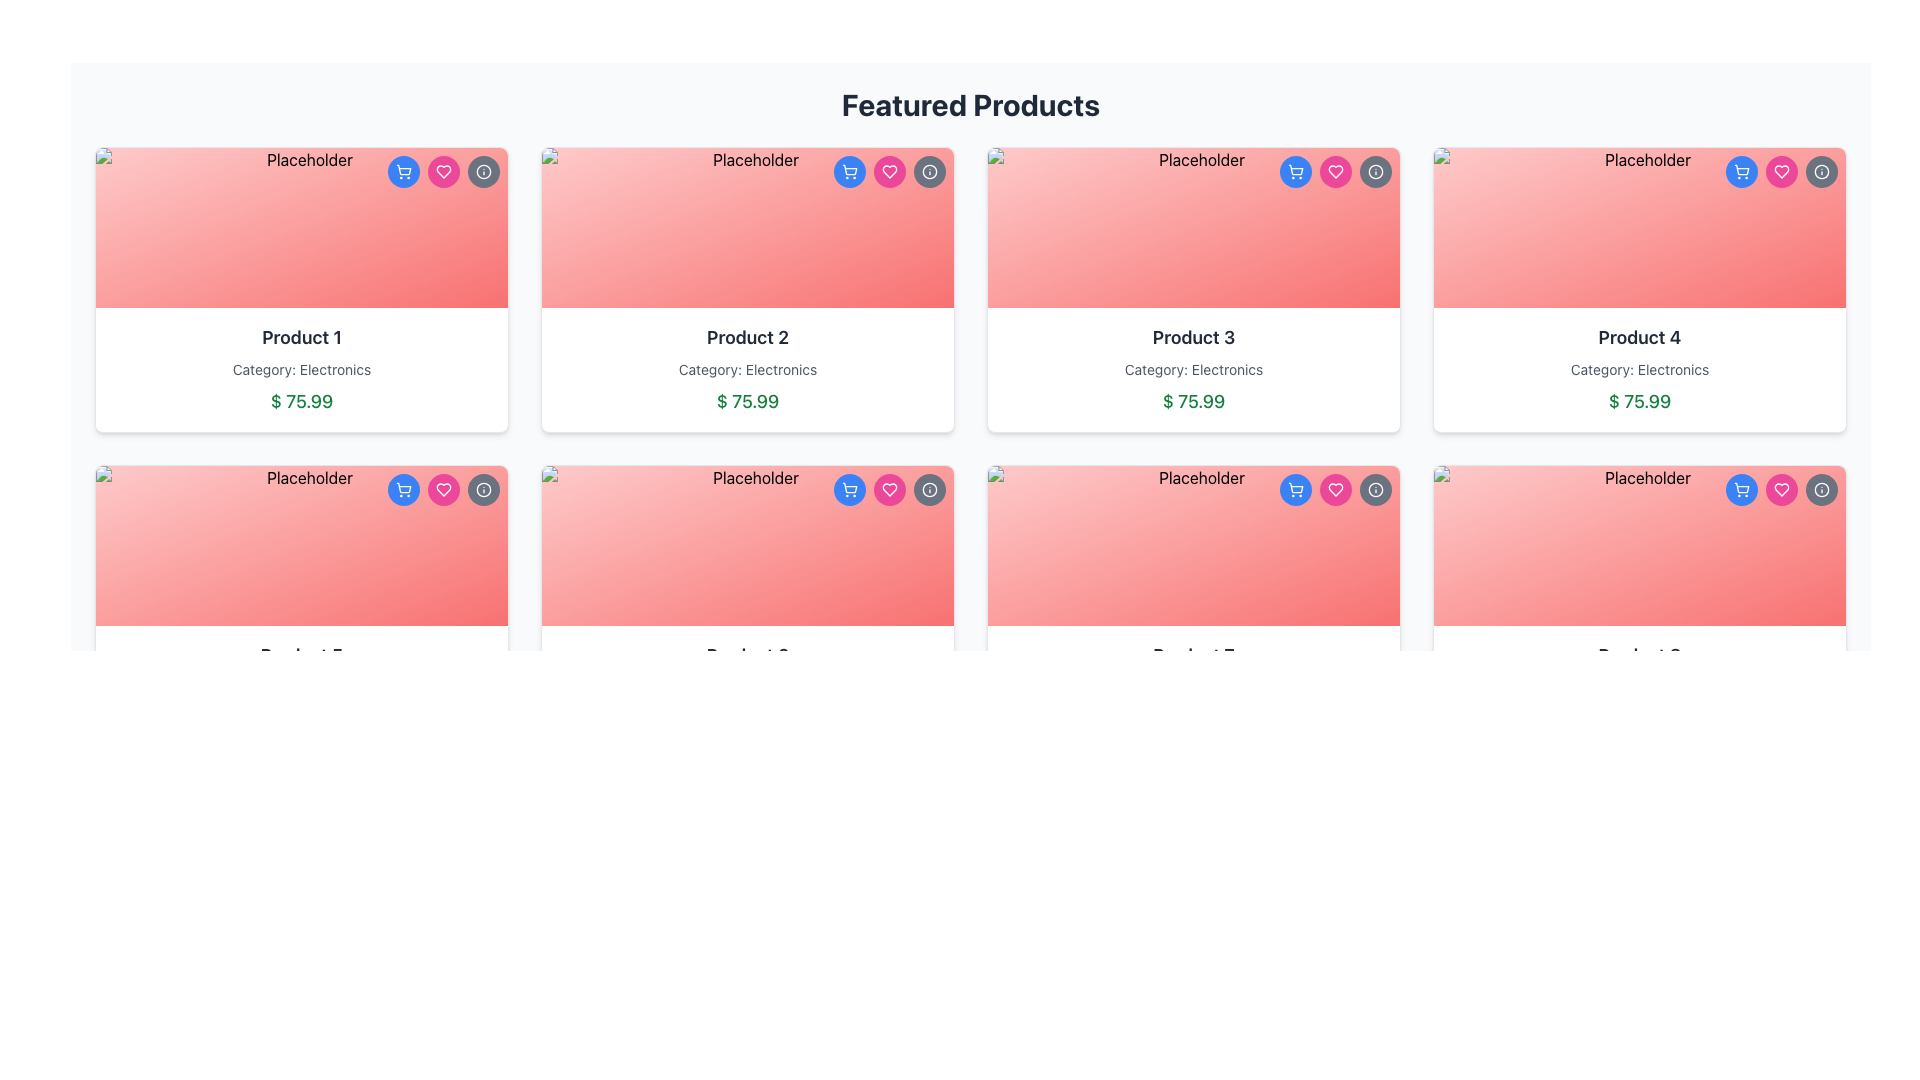 The image size is (1920, 1080). What do you see at coordinates (1375, 489) in the screenshot?
I see `the circular info button with a gray background and white border located in the upper-right corner of the card for 'Product 3'` at bounding box center [1375, 489].